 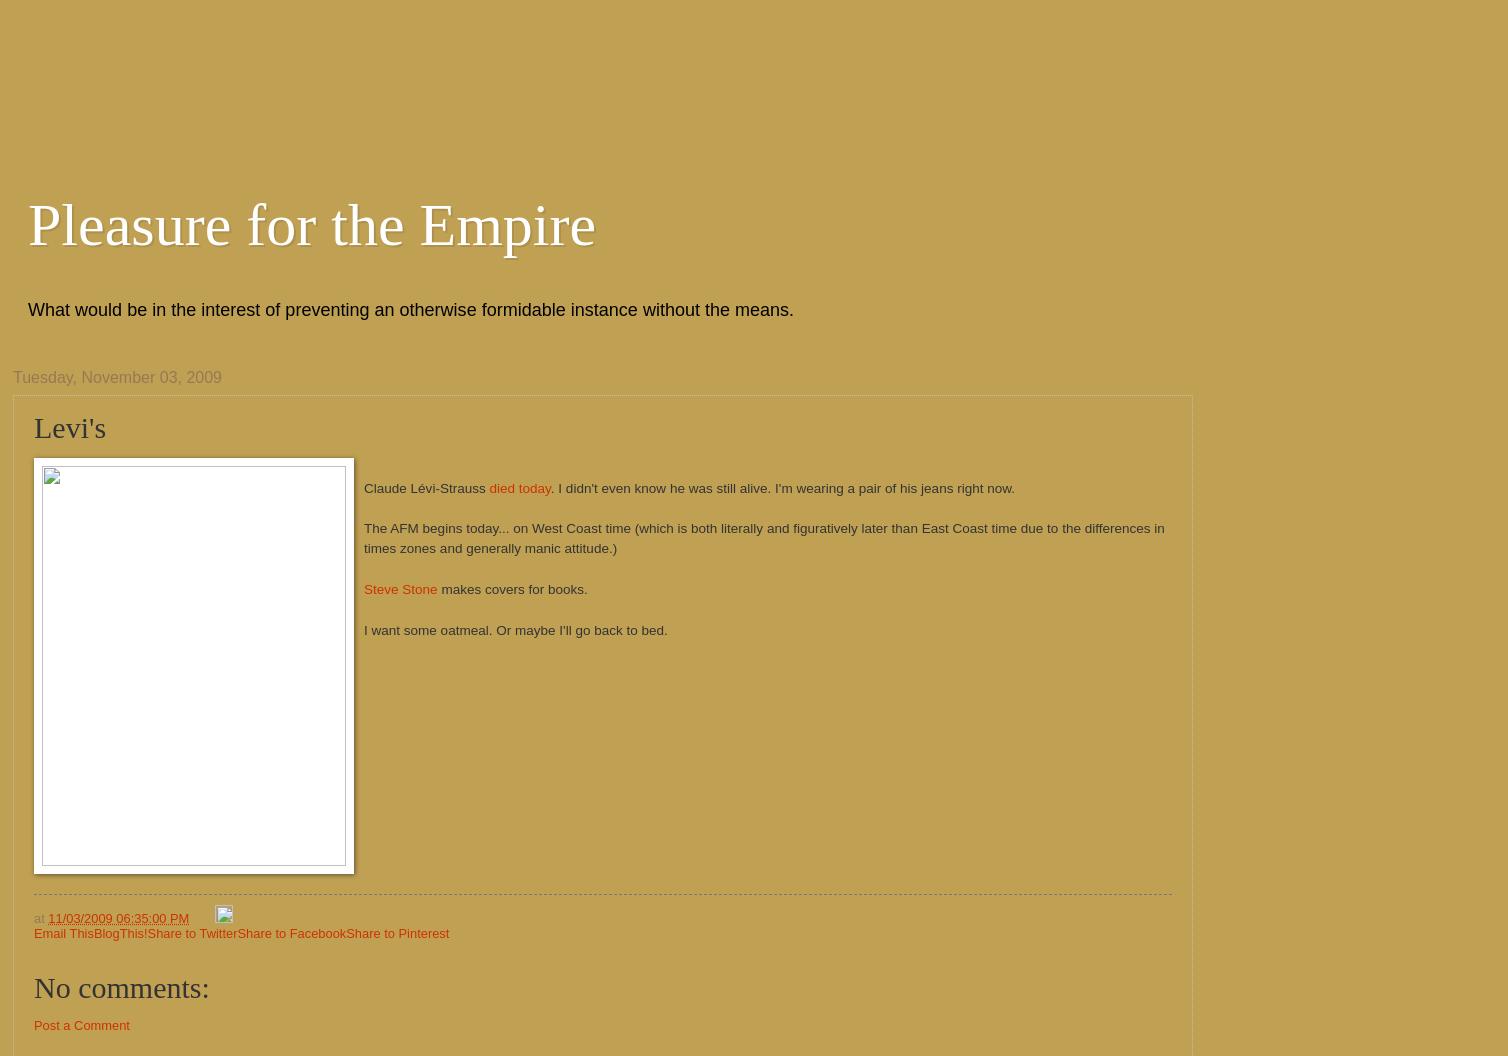 I want to click on 'Claude Lévi-Strauss', so click(x=363, y=486).